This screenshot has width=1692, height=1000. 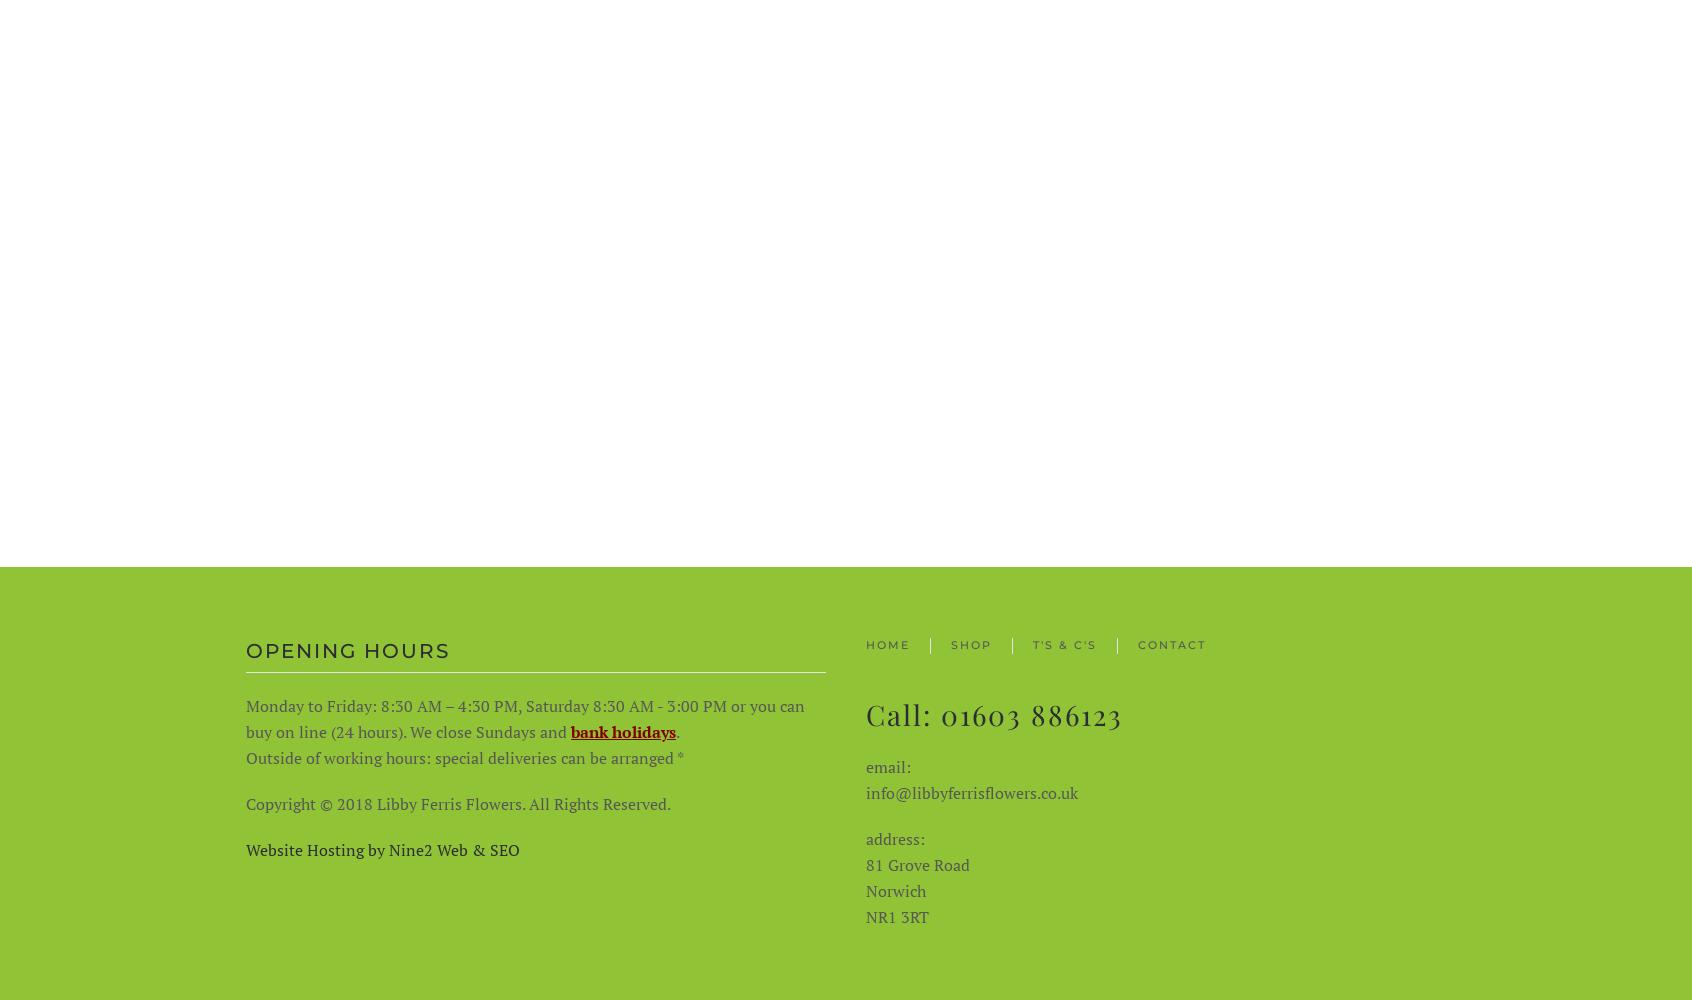 What do you see at coordinates (864, 712) in the screenshot?
I see `'Call: 01603 886123'` at bounding box center [864, 712].